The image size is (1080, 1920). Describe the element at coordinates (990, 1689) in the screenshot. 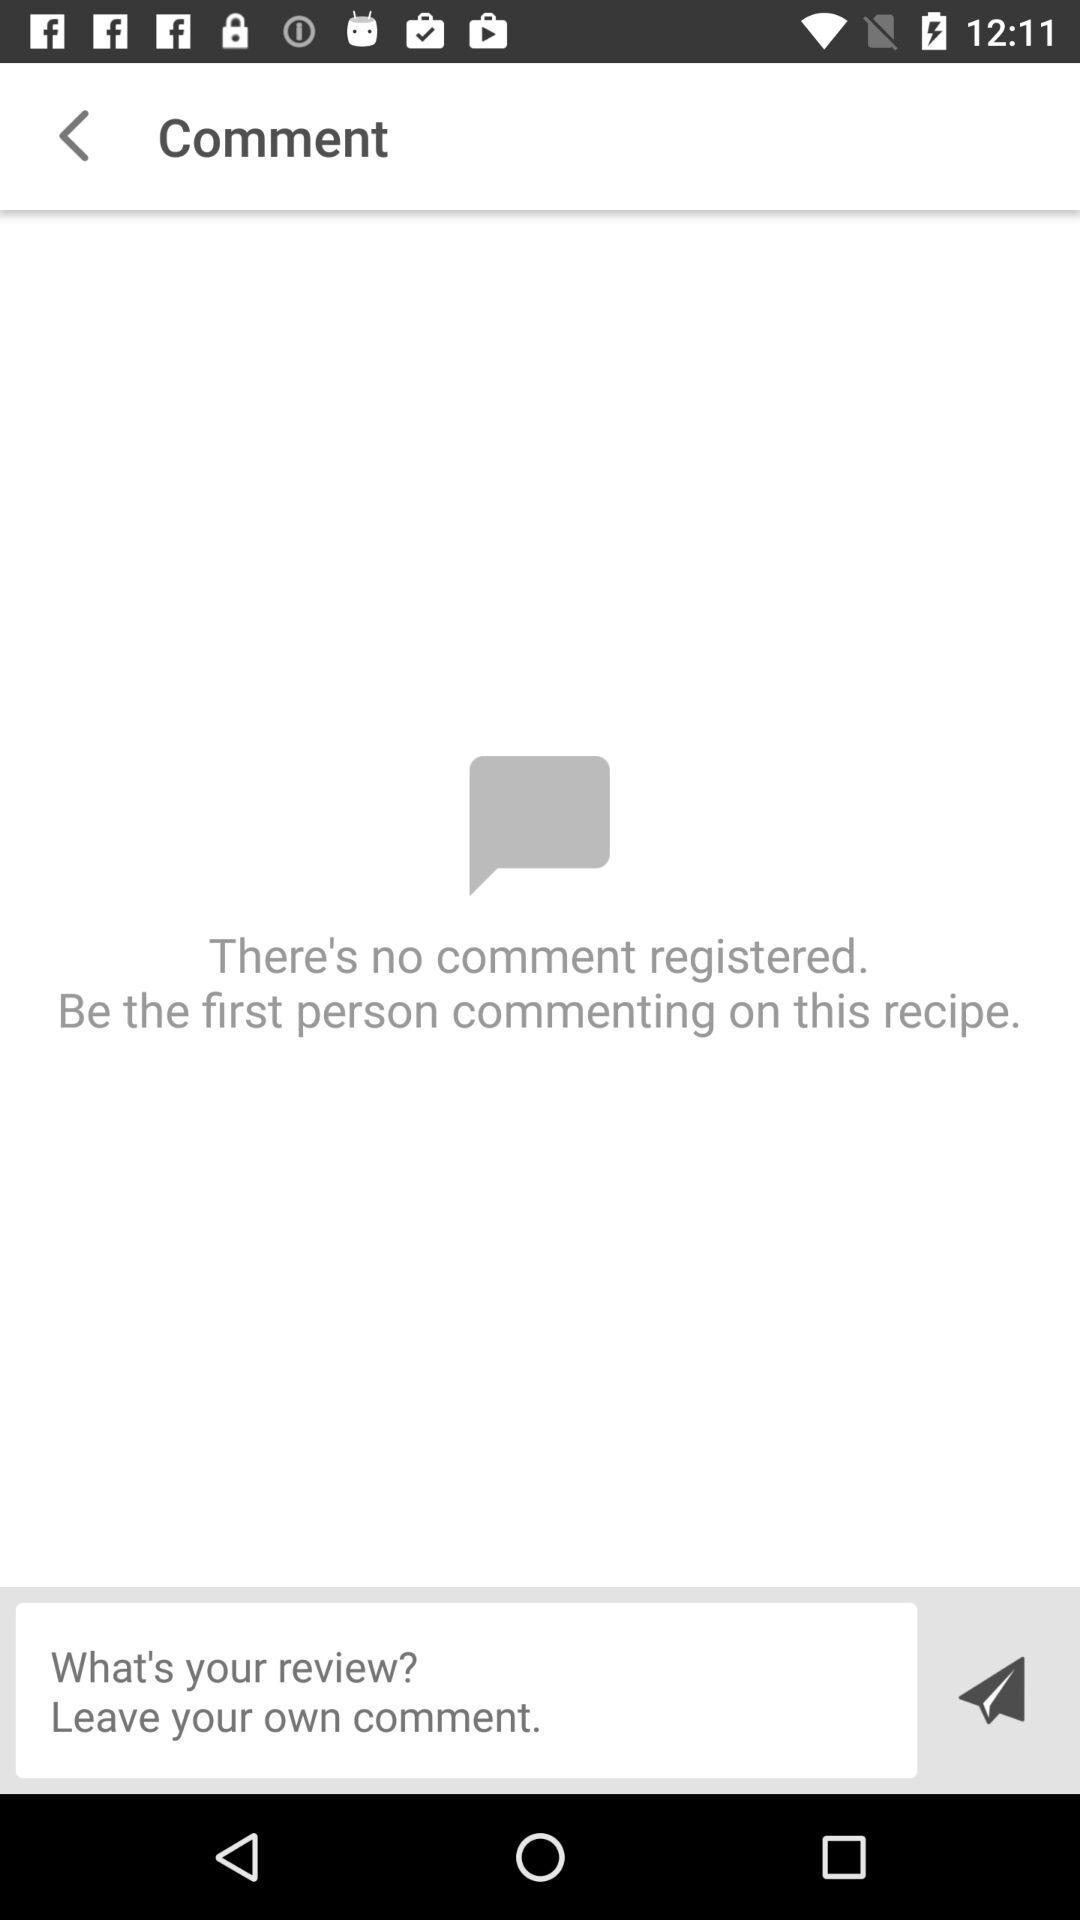

I see `icon below there s no icon` at that location.